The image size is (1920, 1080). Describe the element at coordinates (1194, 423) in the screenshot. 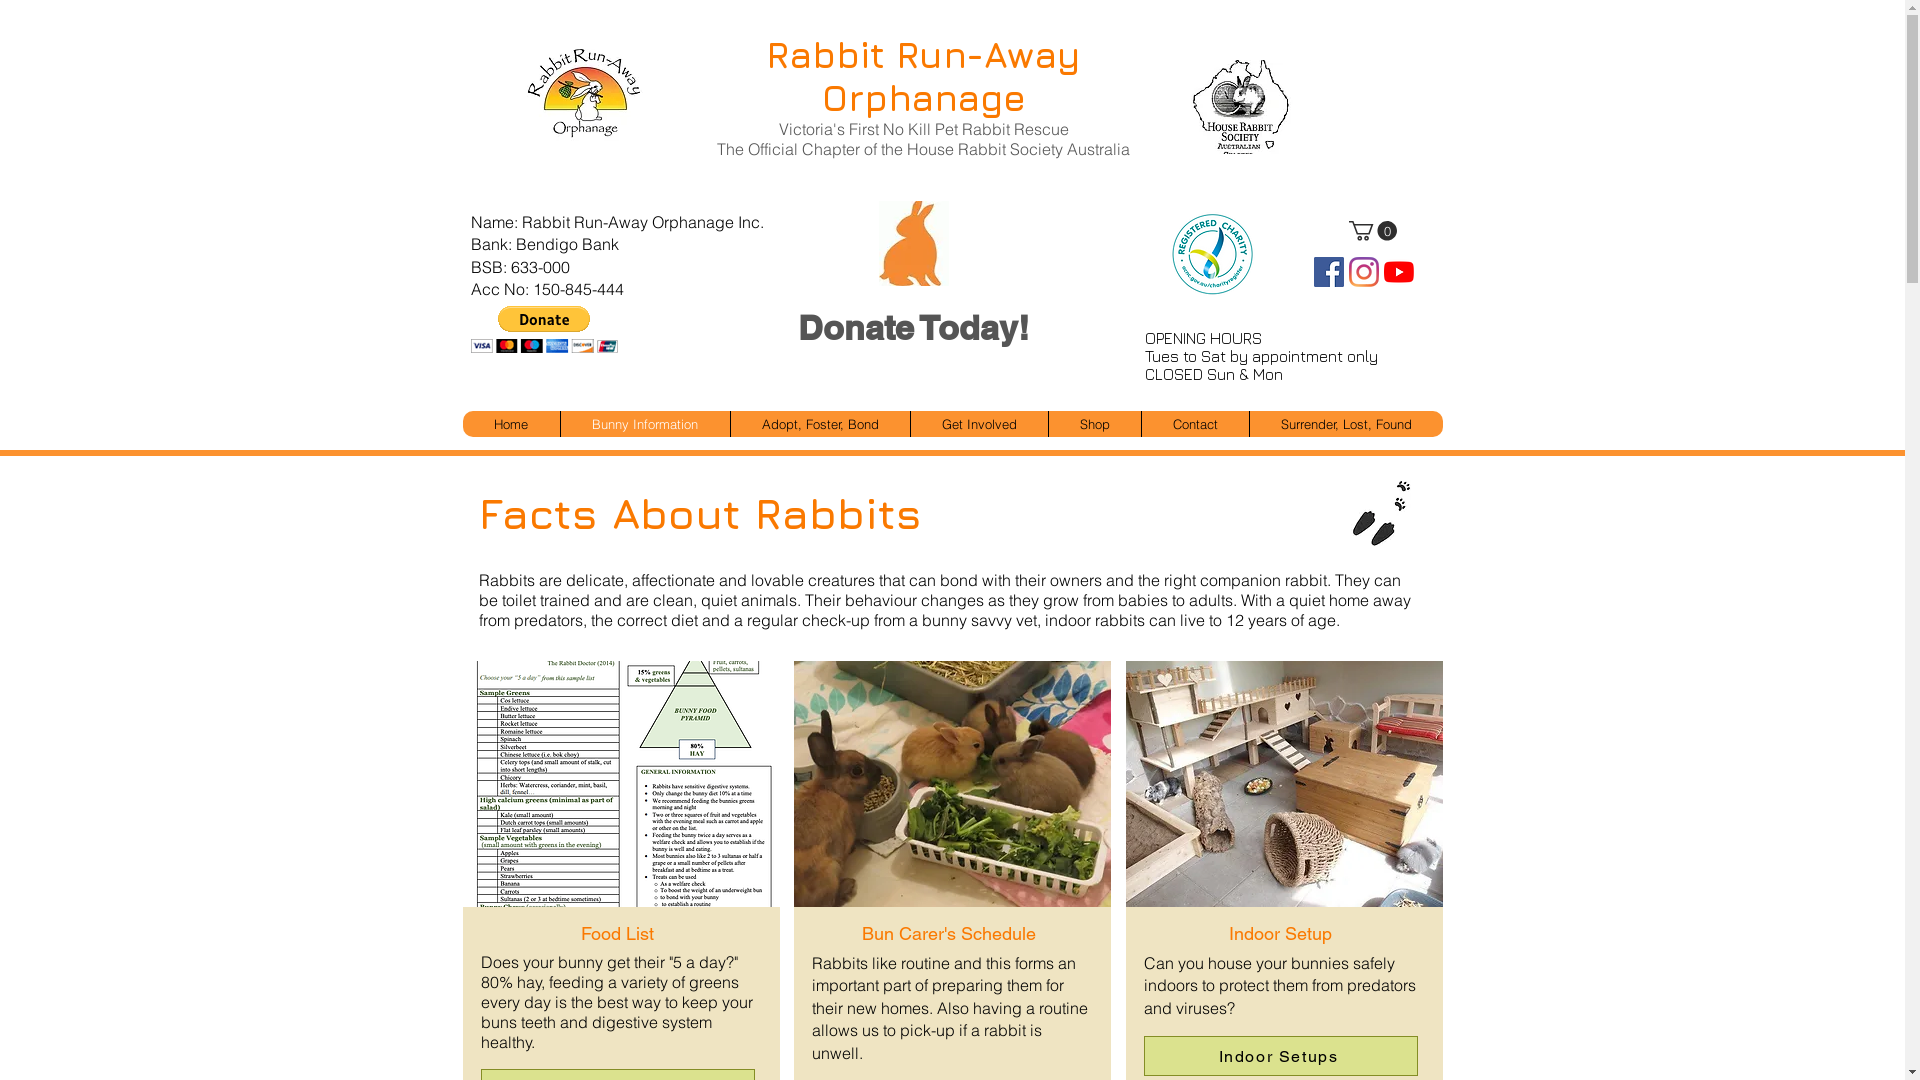

I see `'Contact'` at that location.